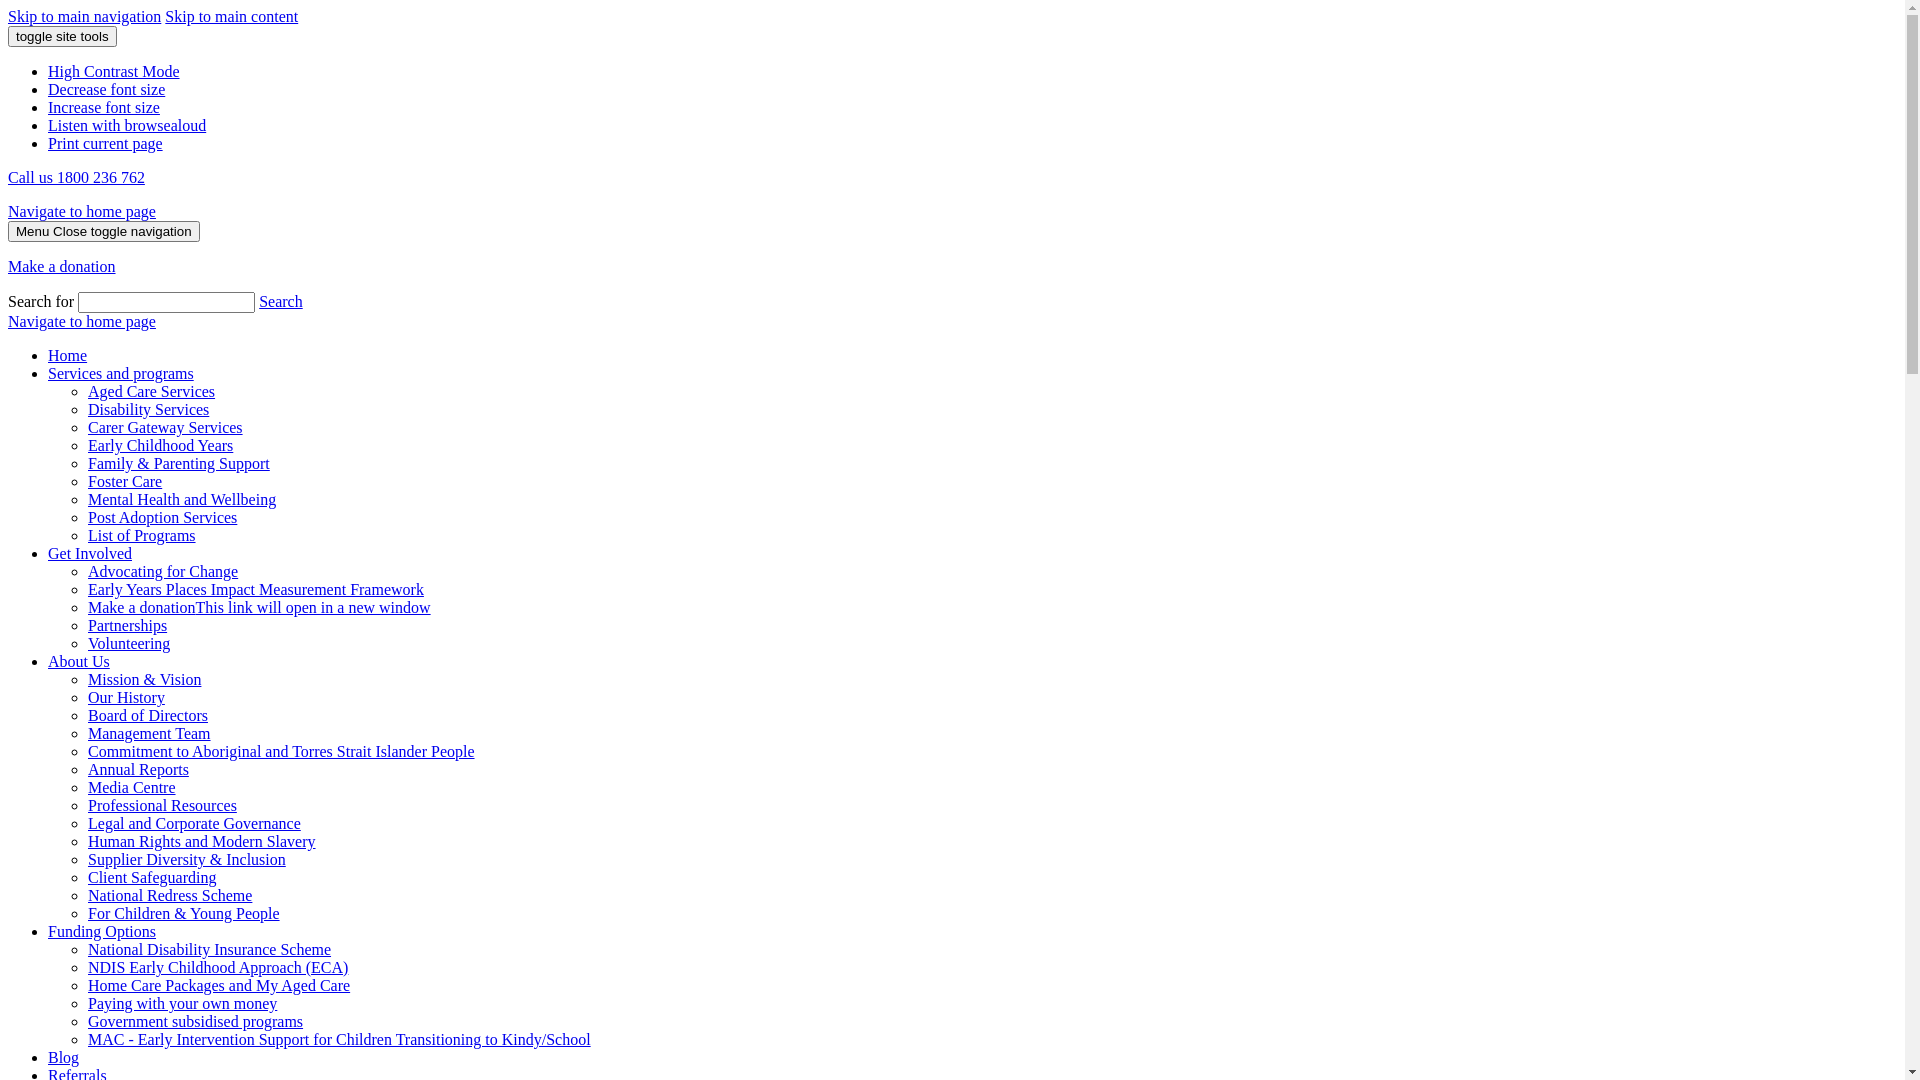 The height and width of the screenshot is (1080, 1920). Describe the element at coordinates (86, 391) in the screenshot. I see `'Aged Care Services'` at that location.